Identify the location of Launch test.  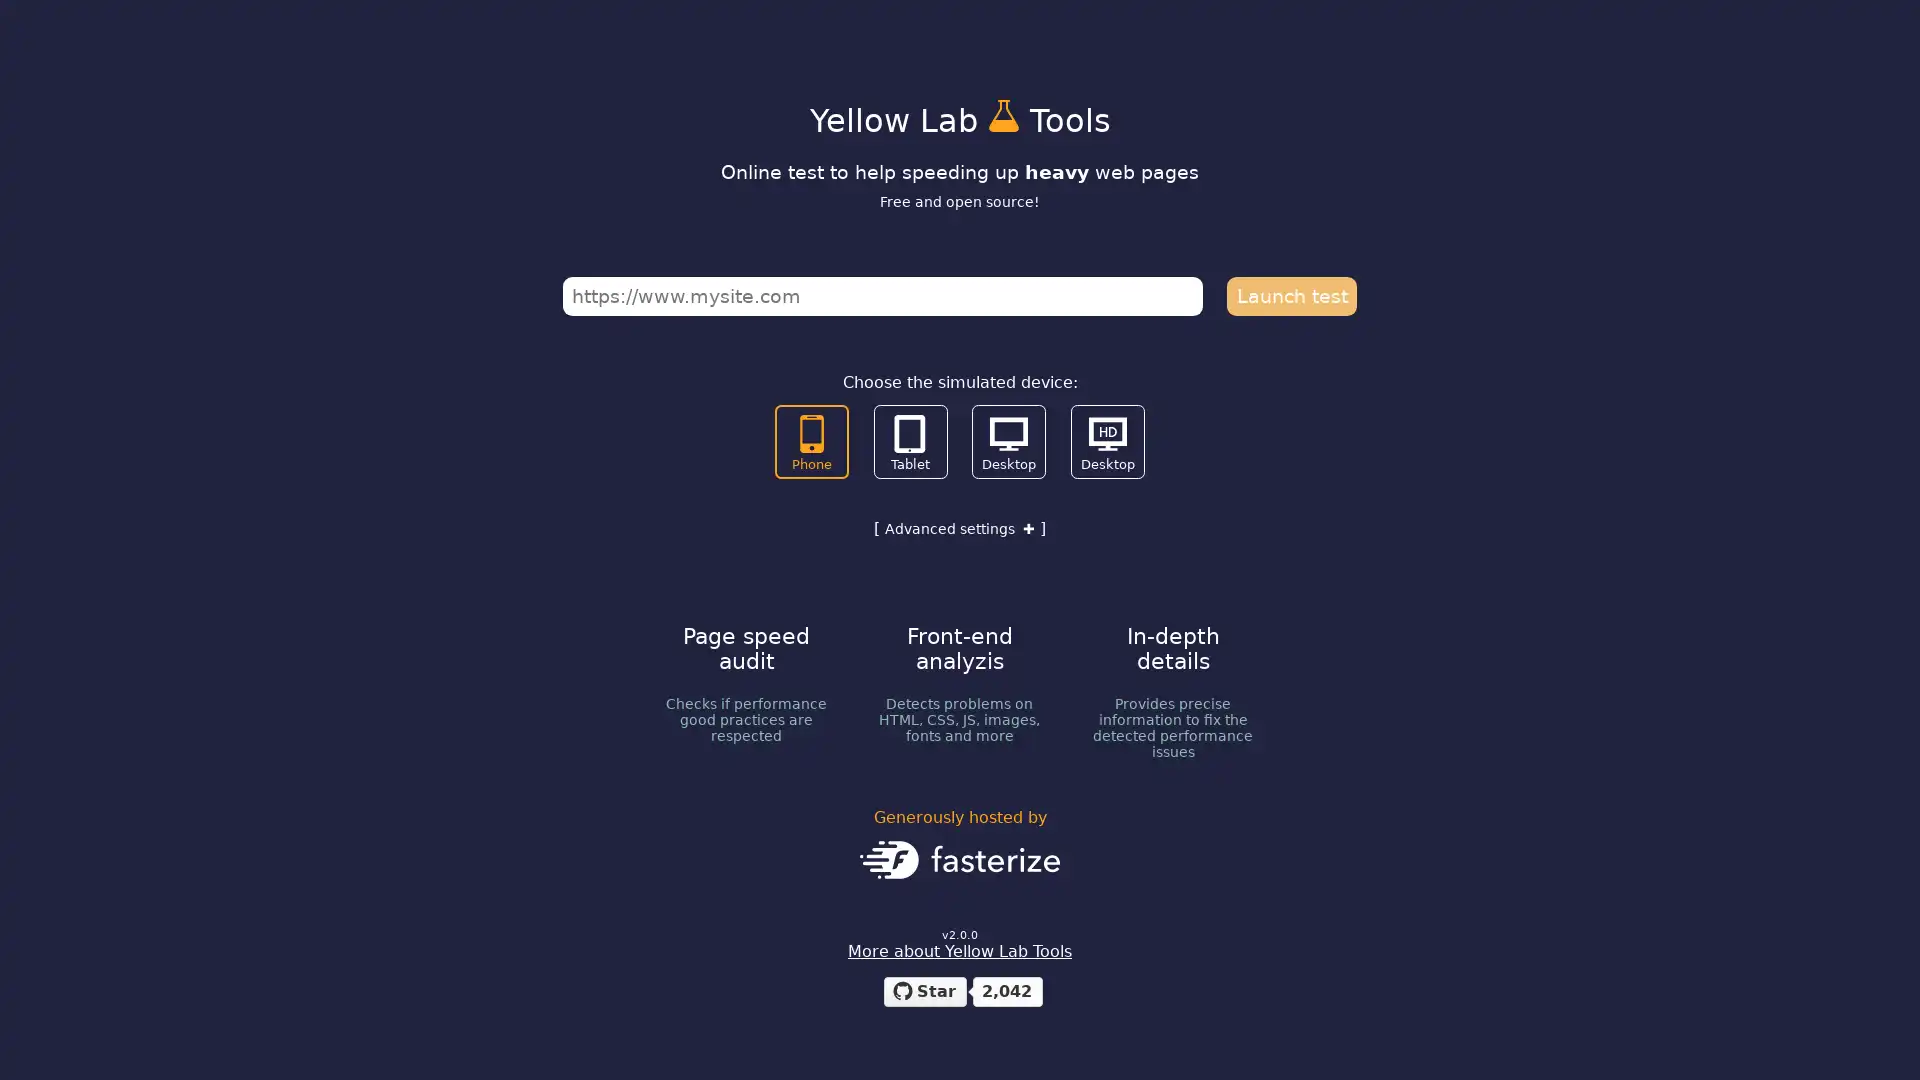
(1291, 296).